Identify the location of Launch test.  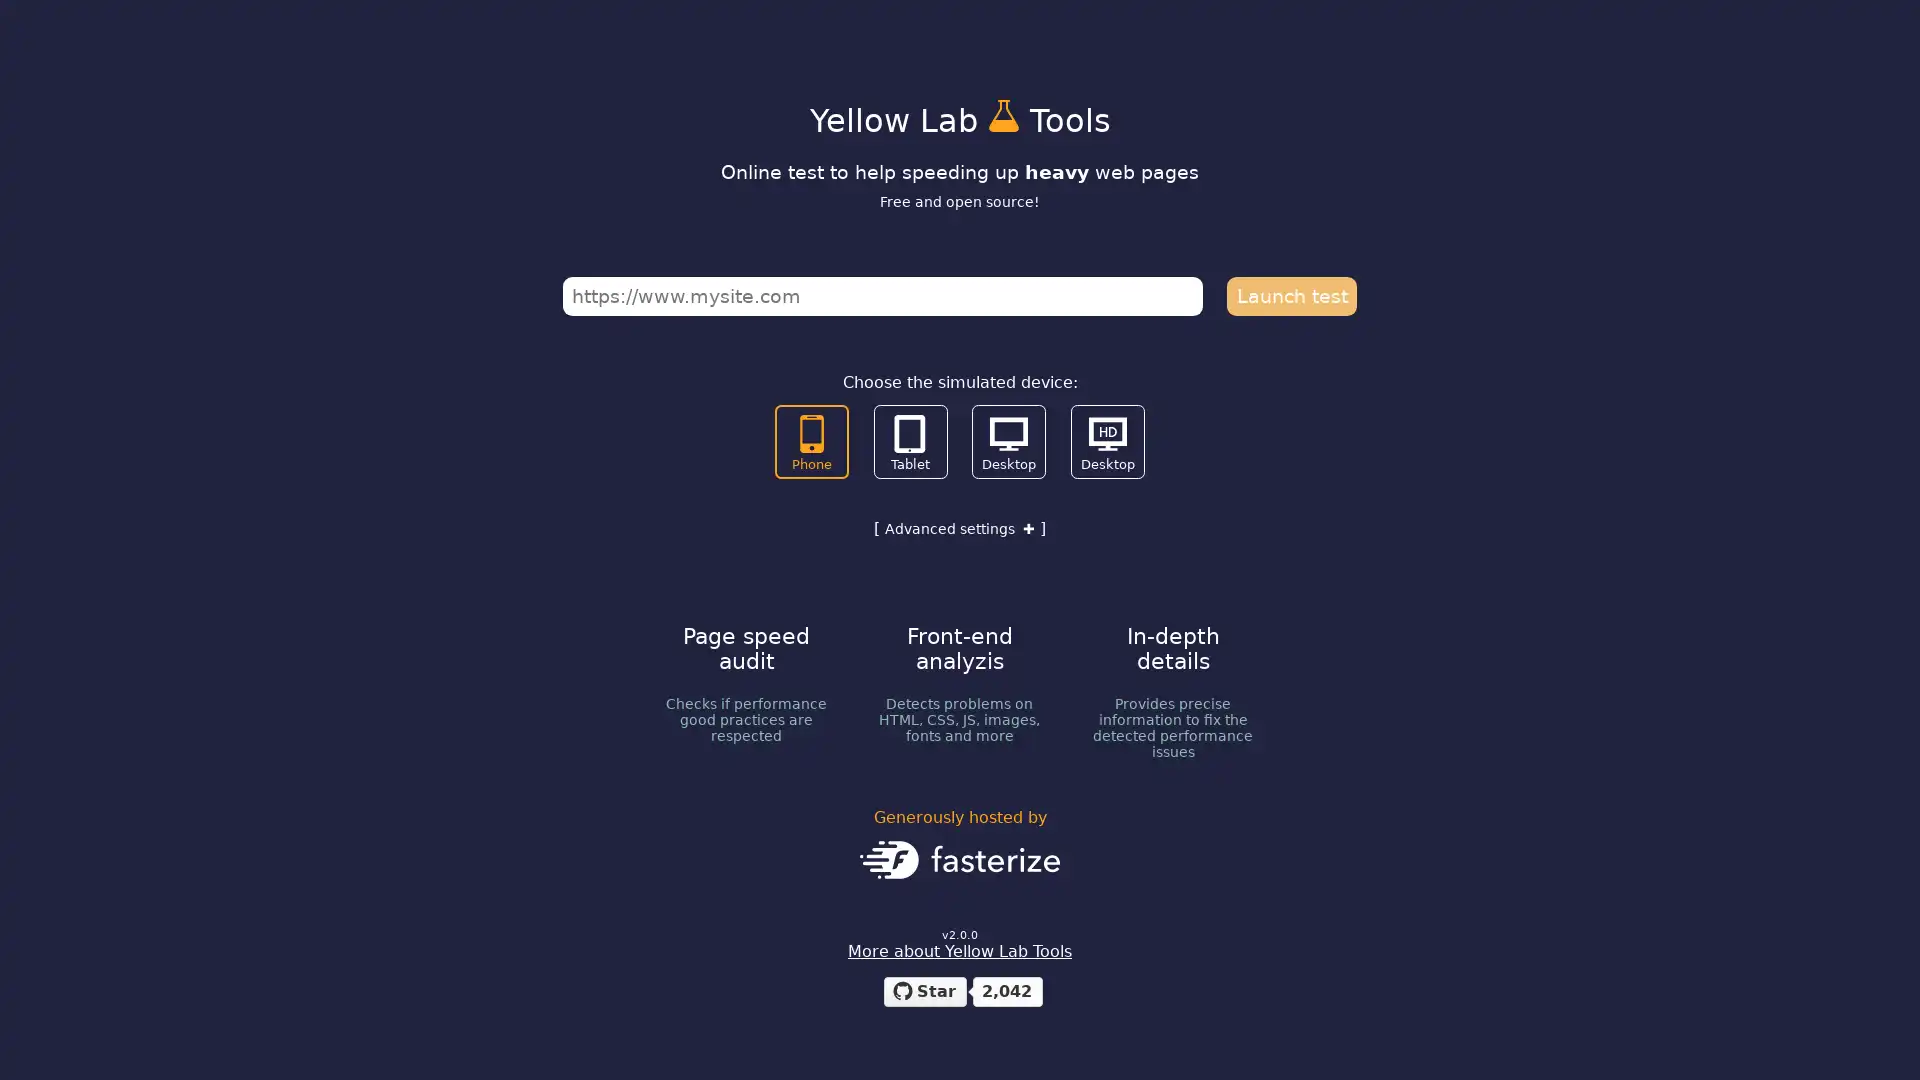
(1291, 296).